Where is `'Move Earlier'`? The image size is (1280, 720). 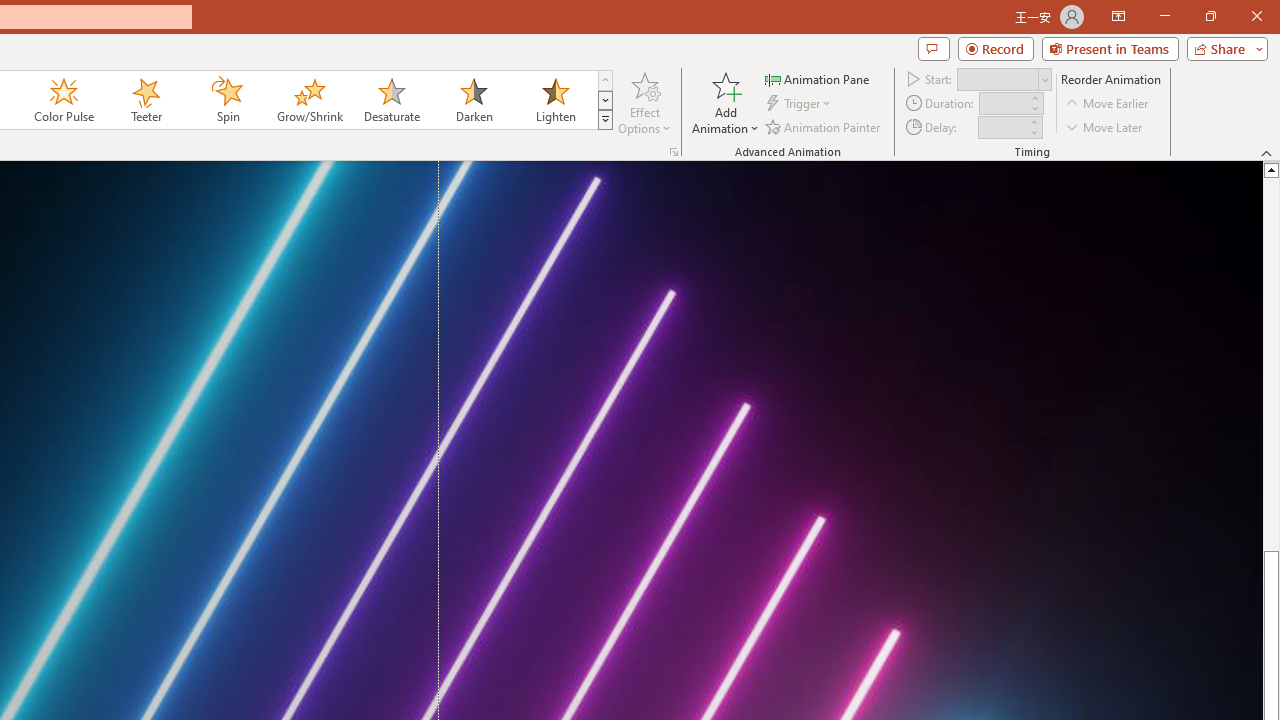 'Move Earlier' is located at coordinates (1106, 103).